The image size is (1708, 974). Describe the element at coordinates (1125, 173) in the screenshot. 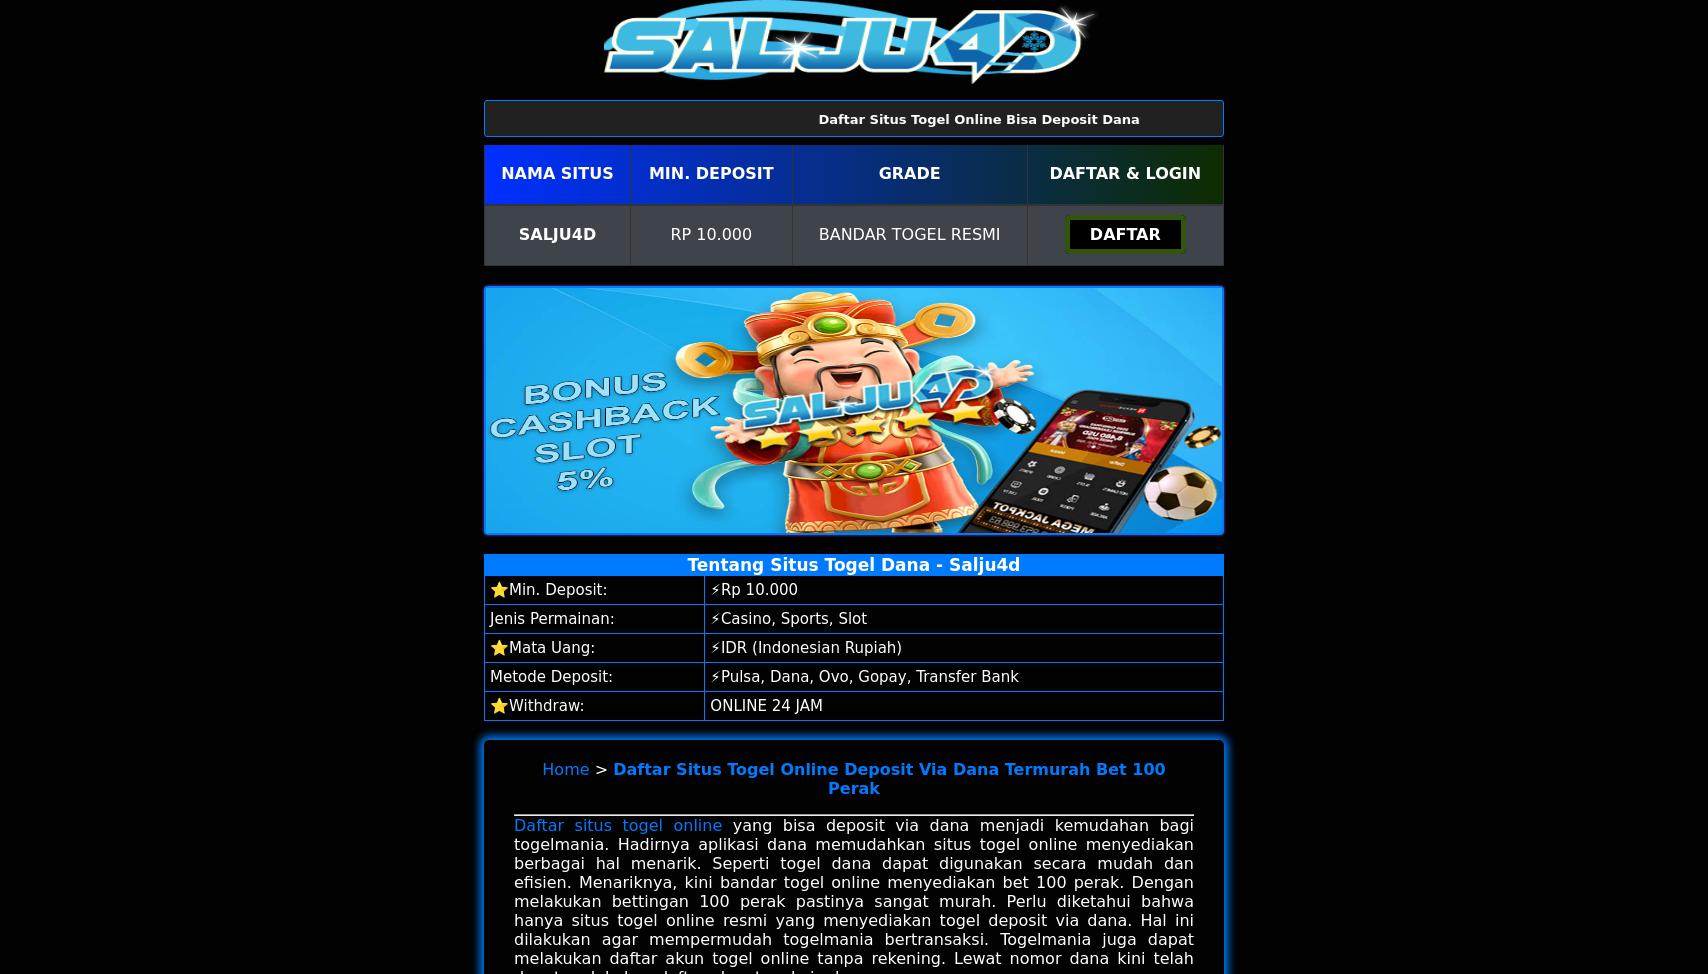

I see `'Daftar & Login'` at that location.